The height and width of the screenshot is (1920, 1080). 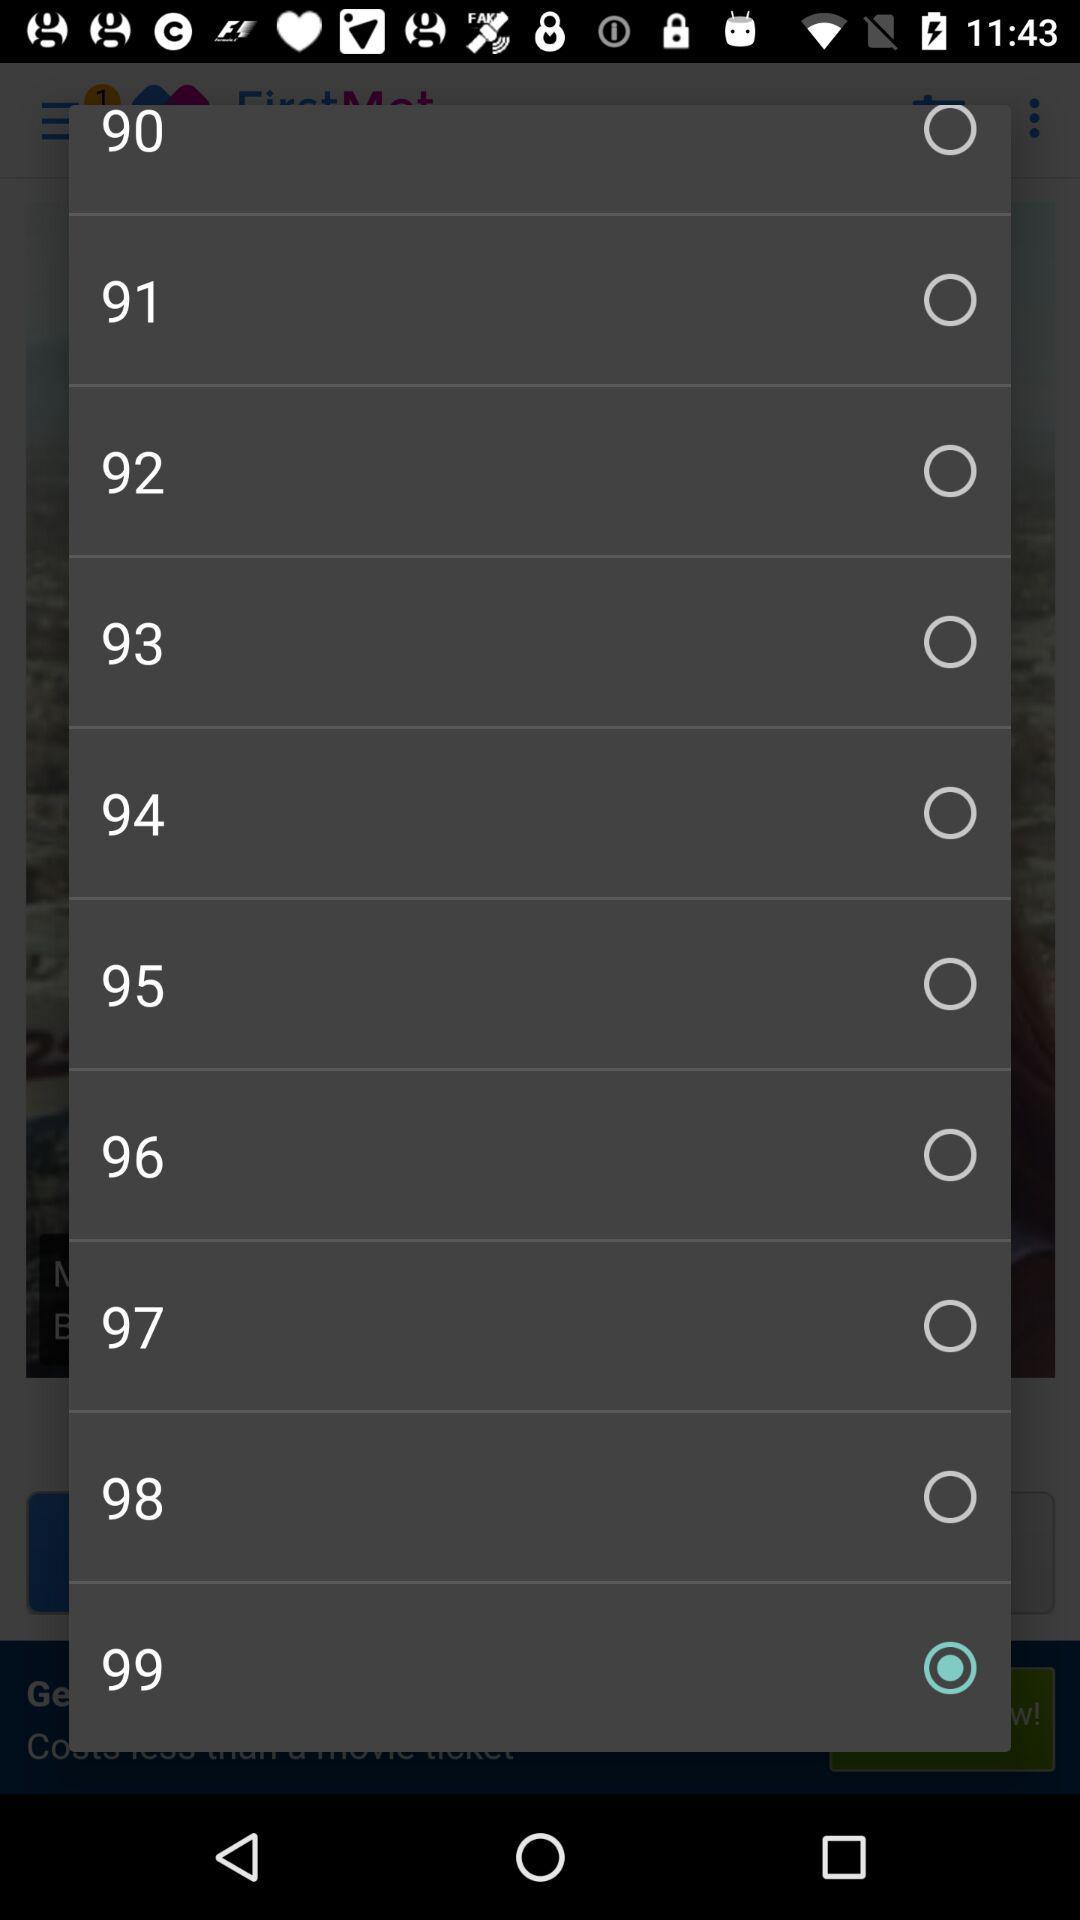 What do you see at coordinates (540, 983) in the screenshot?
I see `95 icon` at bounding box center [540, 983].